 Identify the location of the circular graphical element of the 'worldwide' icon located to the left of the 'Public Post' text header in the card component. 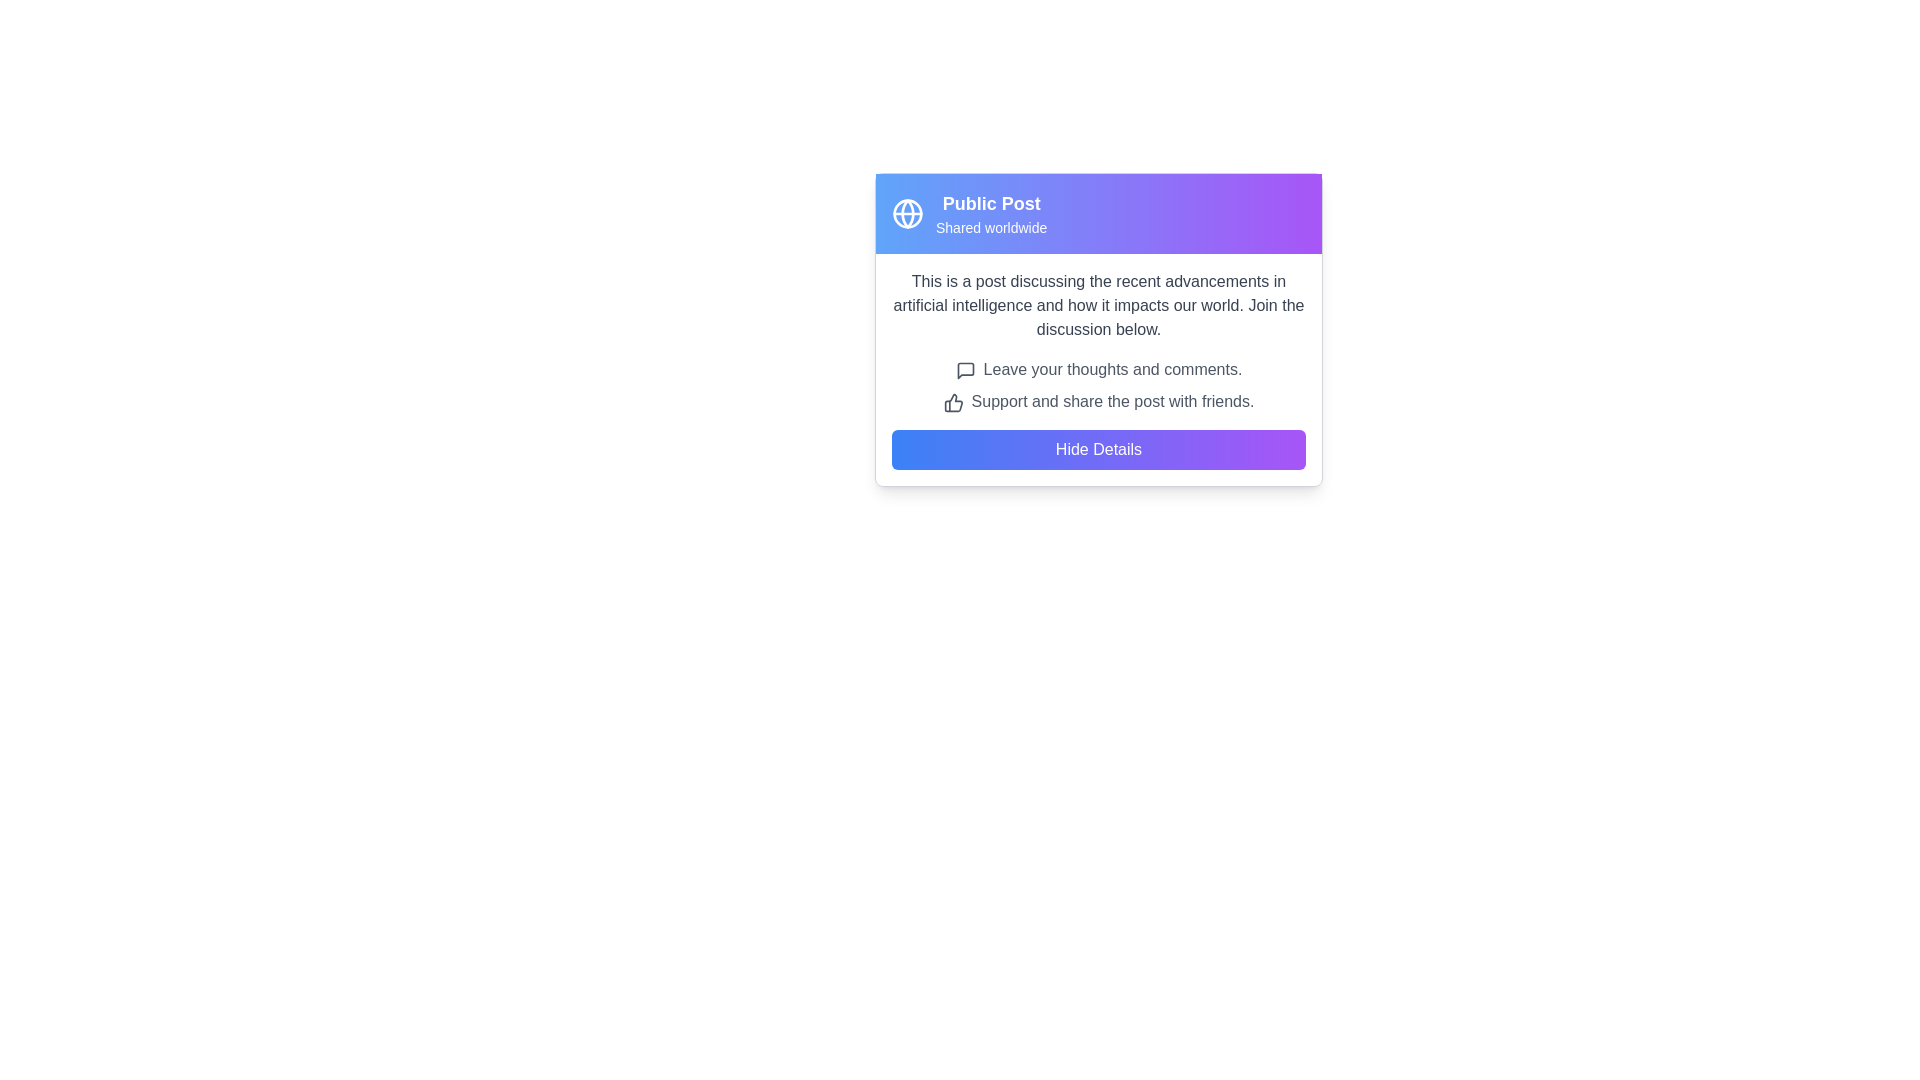
(906, 213).